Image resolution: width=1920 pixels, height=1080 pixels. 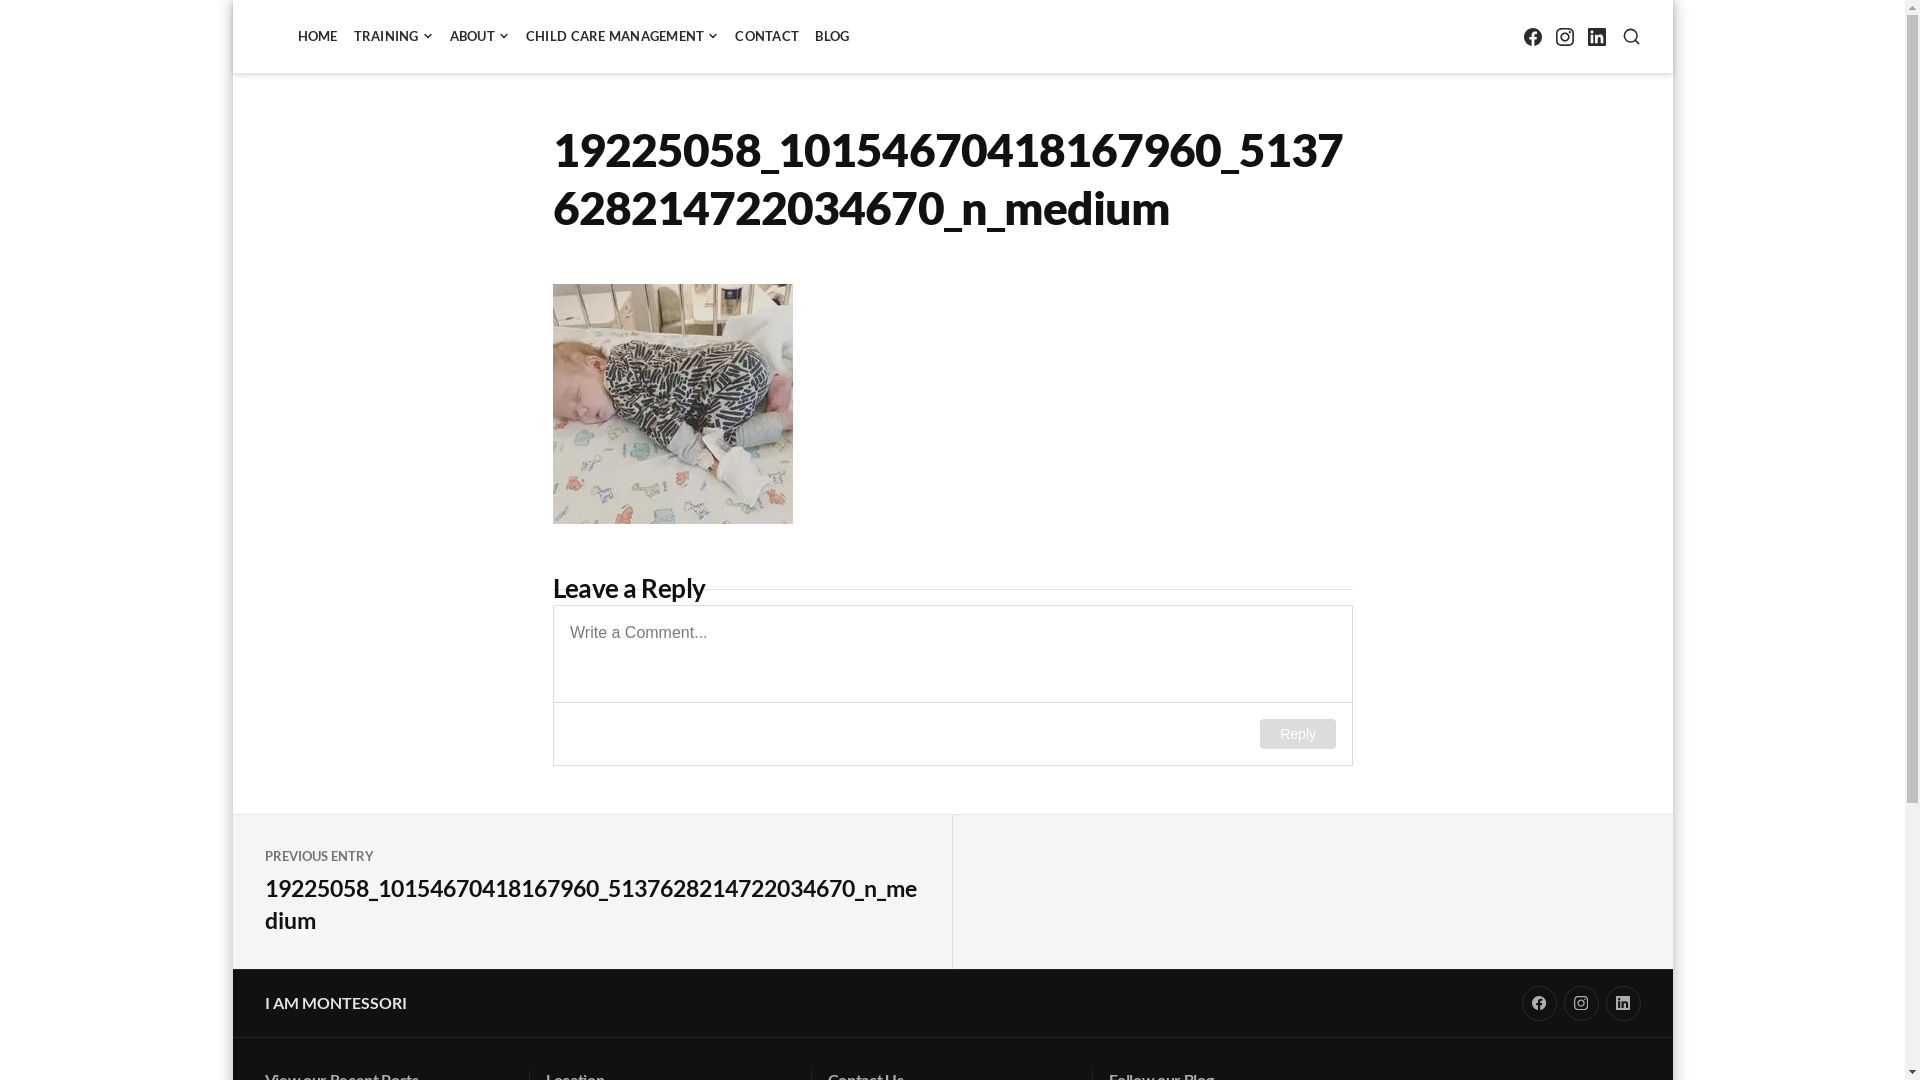 I want to click on 'HOME', so click(x=316, y=36).